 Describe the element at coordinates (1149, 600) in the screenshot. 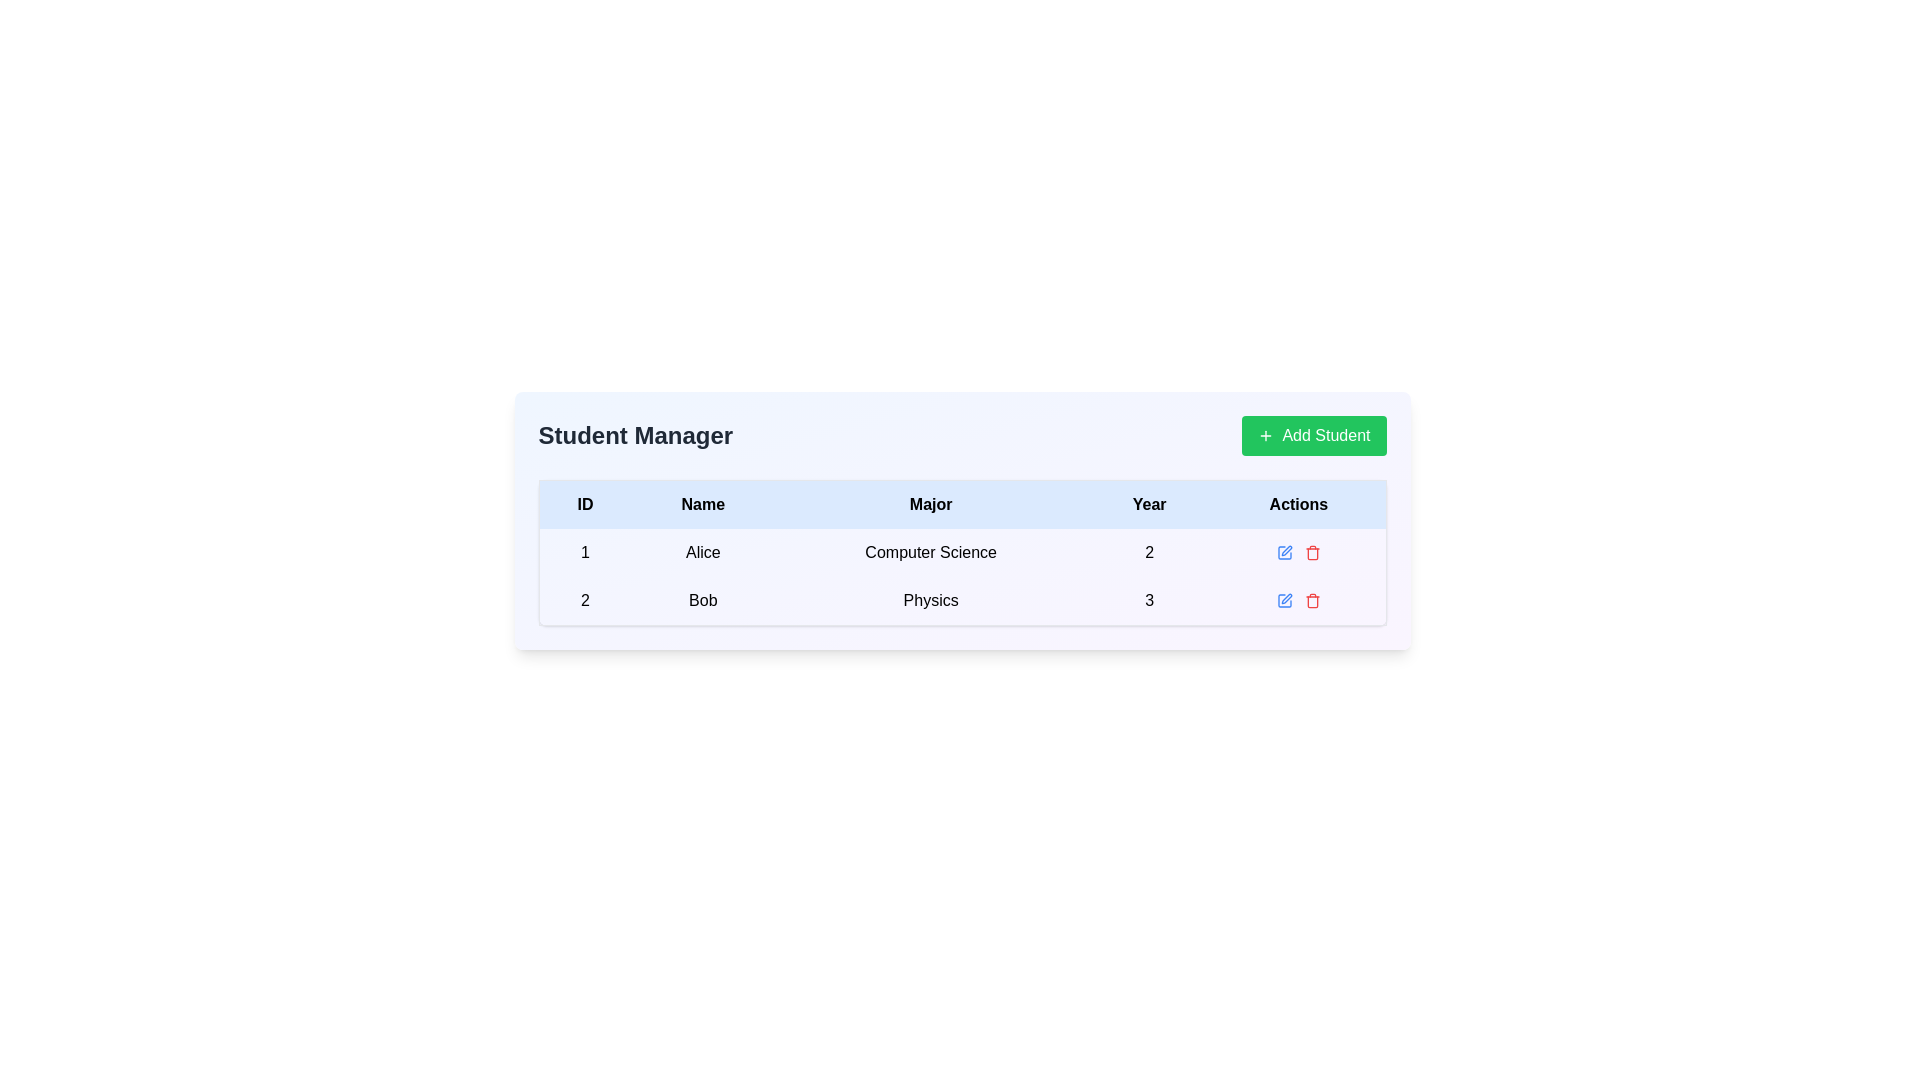

I see `the static text label displaying the year associated with the student record in the fourth column of the second row of the table, which is read-only and located near 'Bob' in the 'Name' column and 'Physics' in the 'Major' column` at that location.